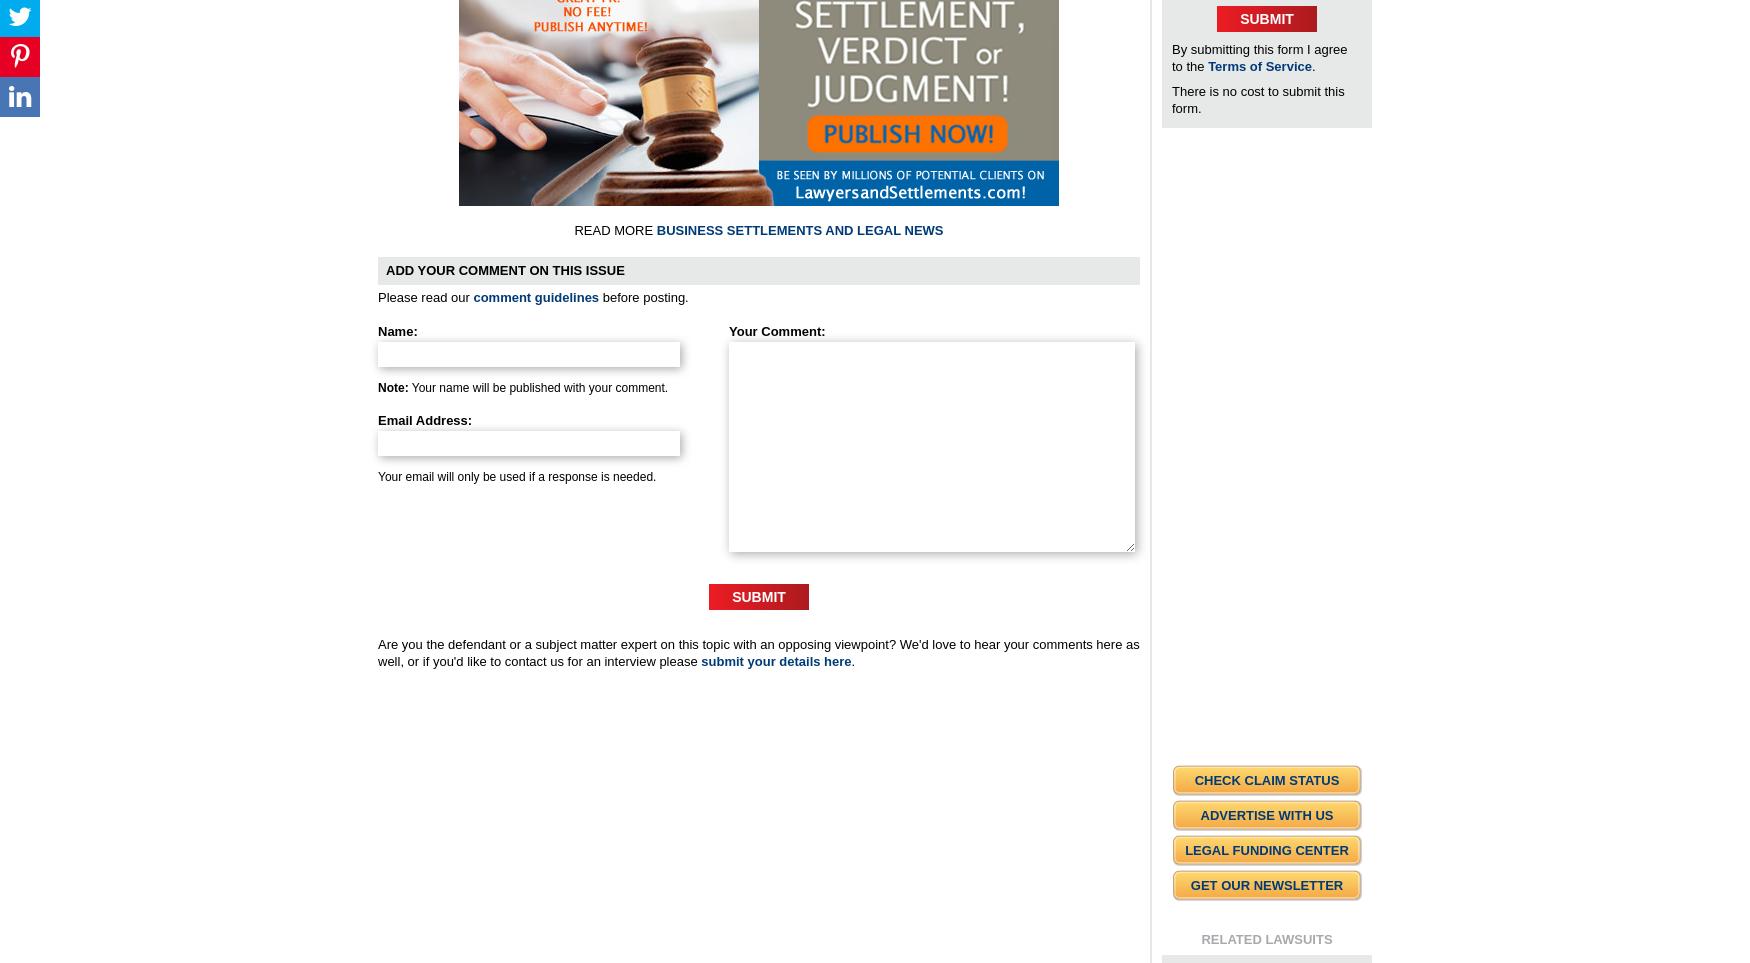 The width and height of the screenshot is (1750, 963). What do you see at coordinates (757, 652) in the screenshot?
I see `'Are you the defendant or a subject matter expert on this topic with an opposing viewpoint? We'd love to hear your comments here as well, or if you'd like to contact us for an interview please'` at bounding box center [757, 652].